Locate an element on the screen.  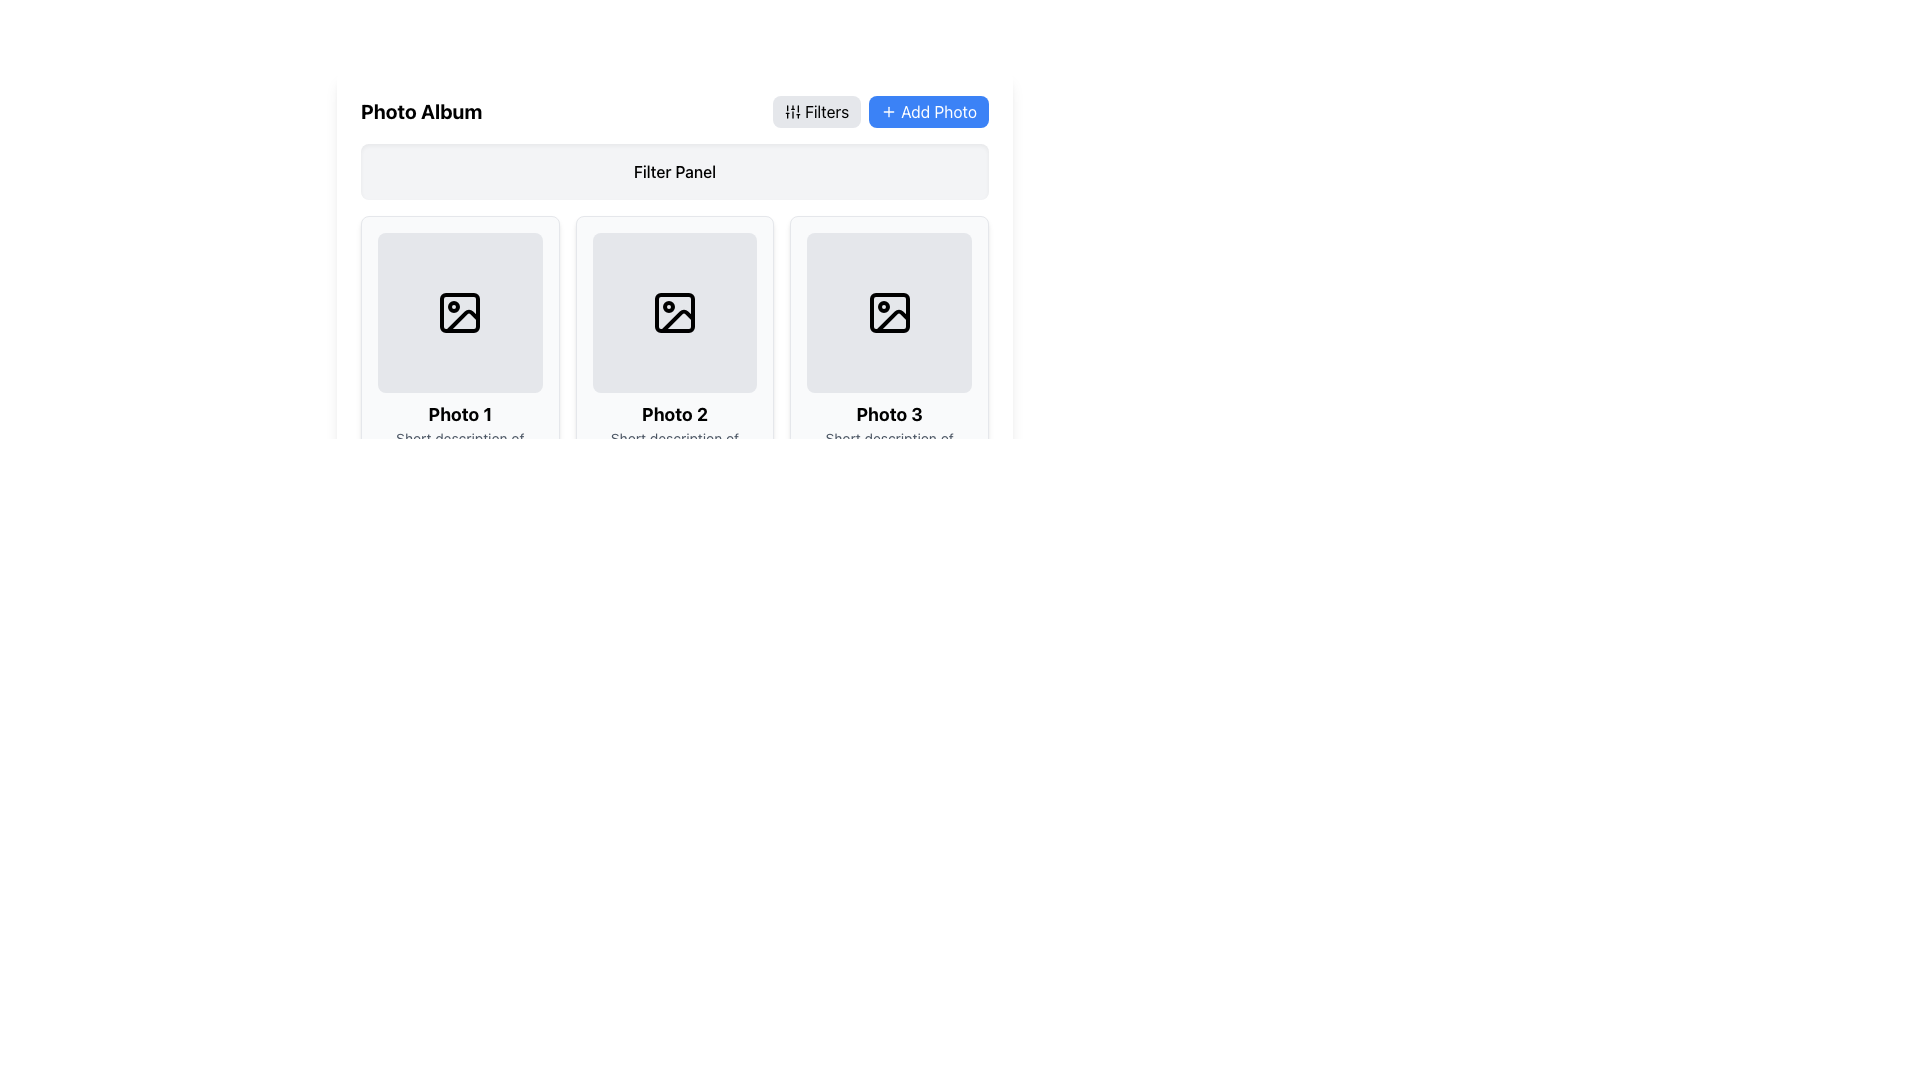
the vertical sliders icon that is part of the 'Filters' button in the toolbar, located next to the '+ Add Photo' button is located at coordinates (791, 111).